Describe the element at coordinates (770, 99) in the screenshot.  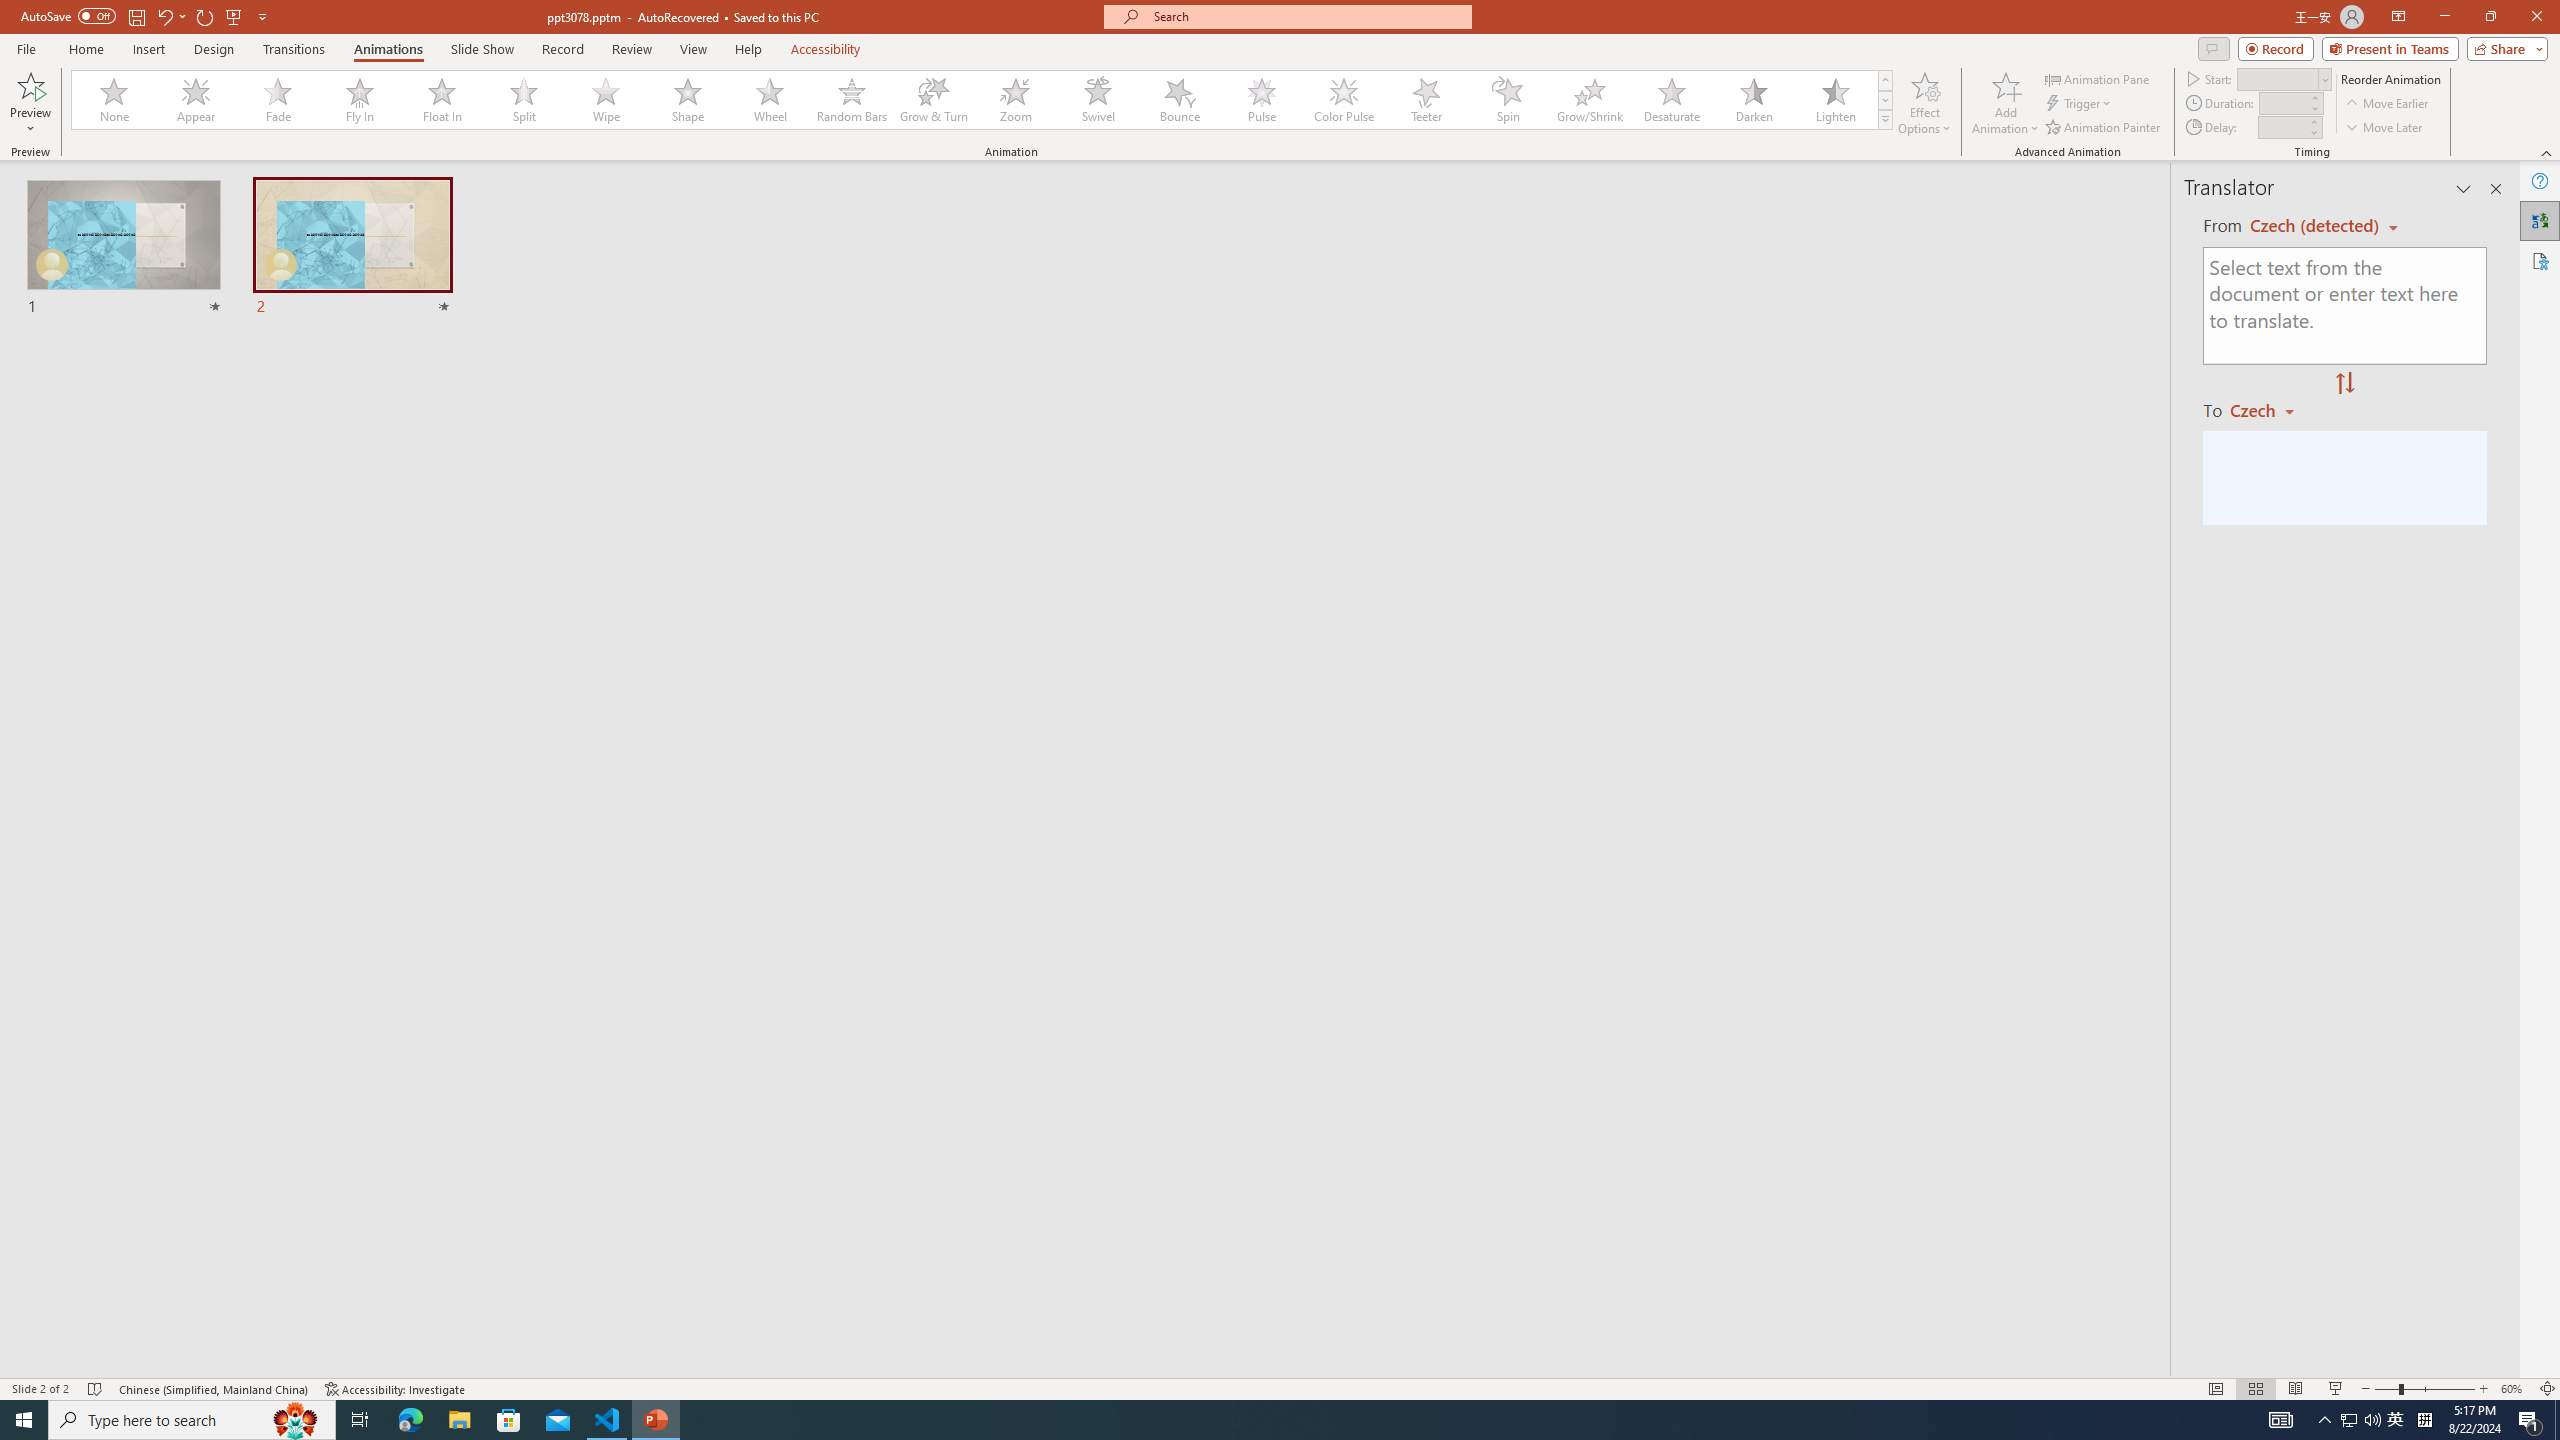
I see `'Wheel'` at that location.